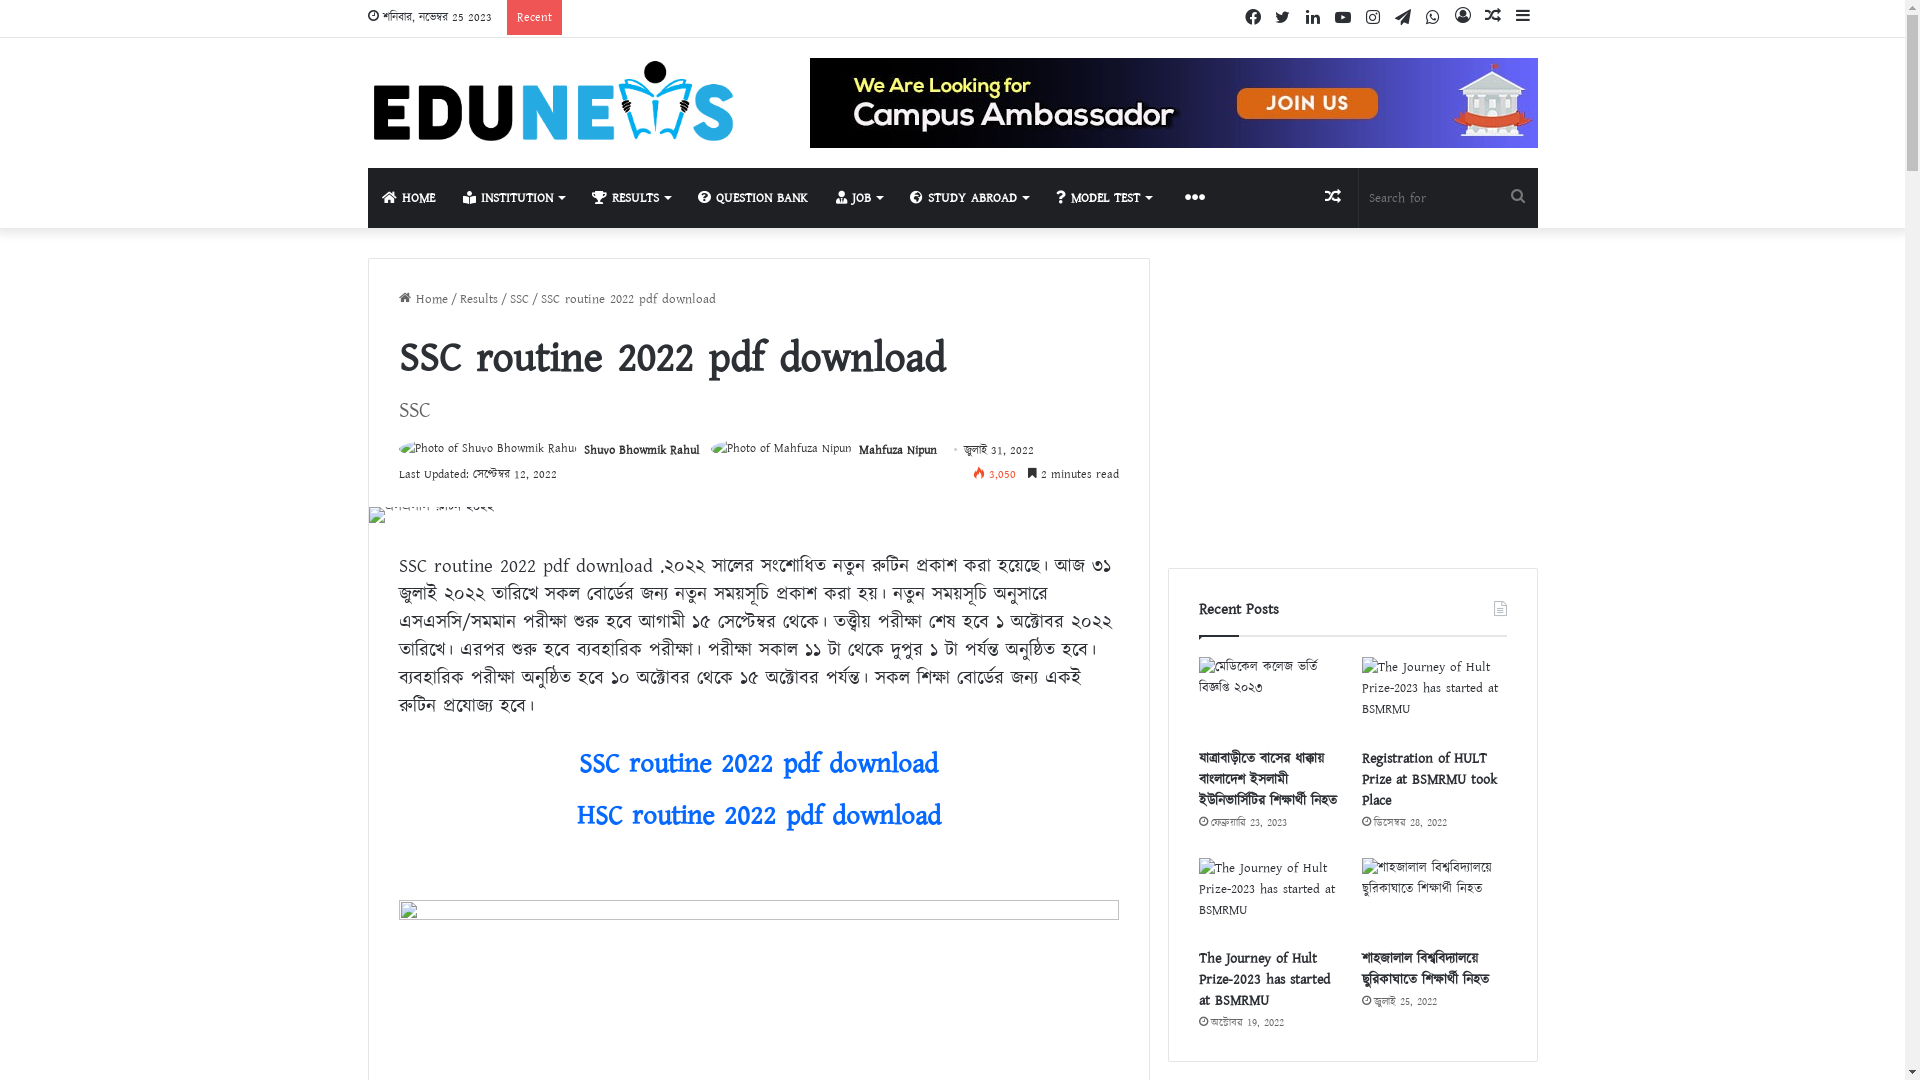 The height and width of the screenshot is (1080, 1920). What do you see at coordinates (1358, 18) in the screenshot?
I see `'Instagram'` at bounding box center [1358, 18].